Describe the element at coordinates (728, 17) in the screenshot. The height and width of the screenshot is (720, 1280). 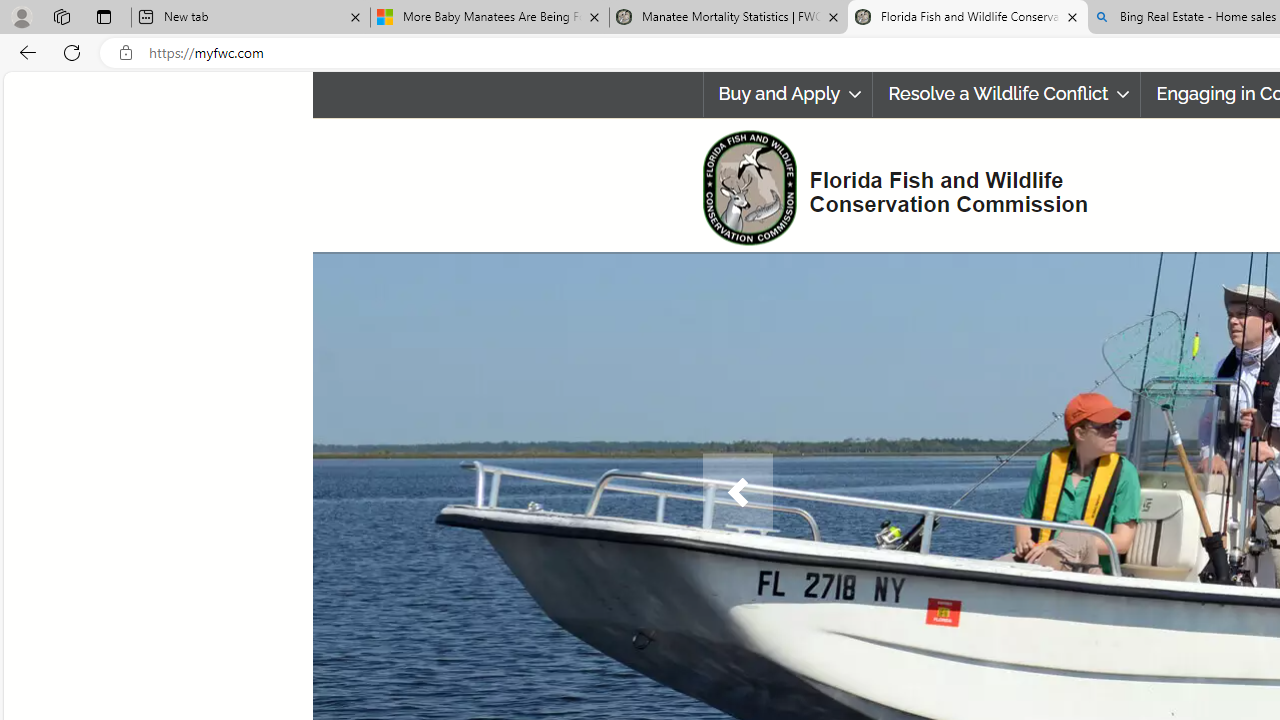
I see `'Manatee Mortality Statistics | FWC'` at that location.